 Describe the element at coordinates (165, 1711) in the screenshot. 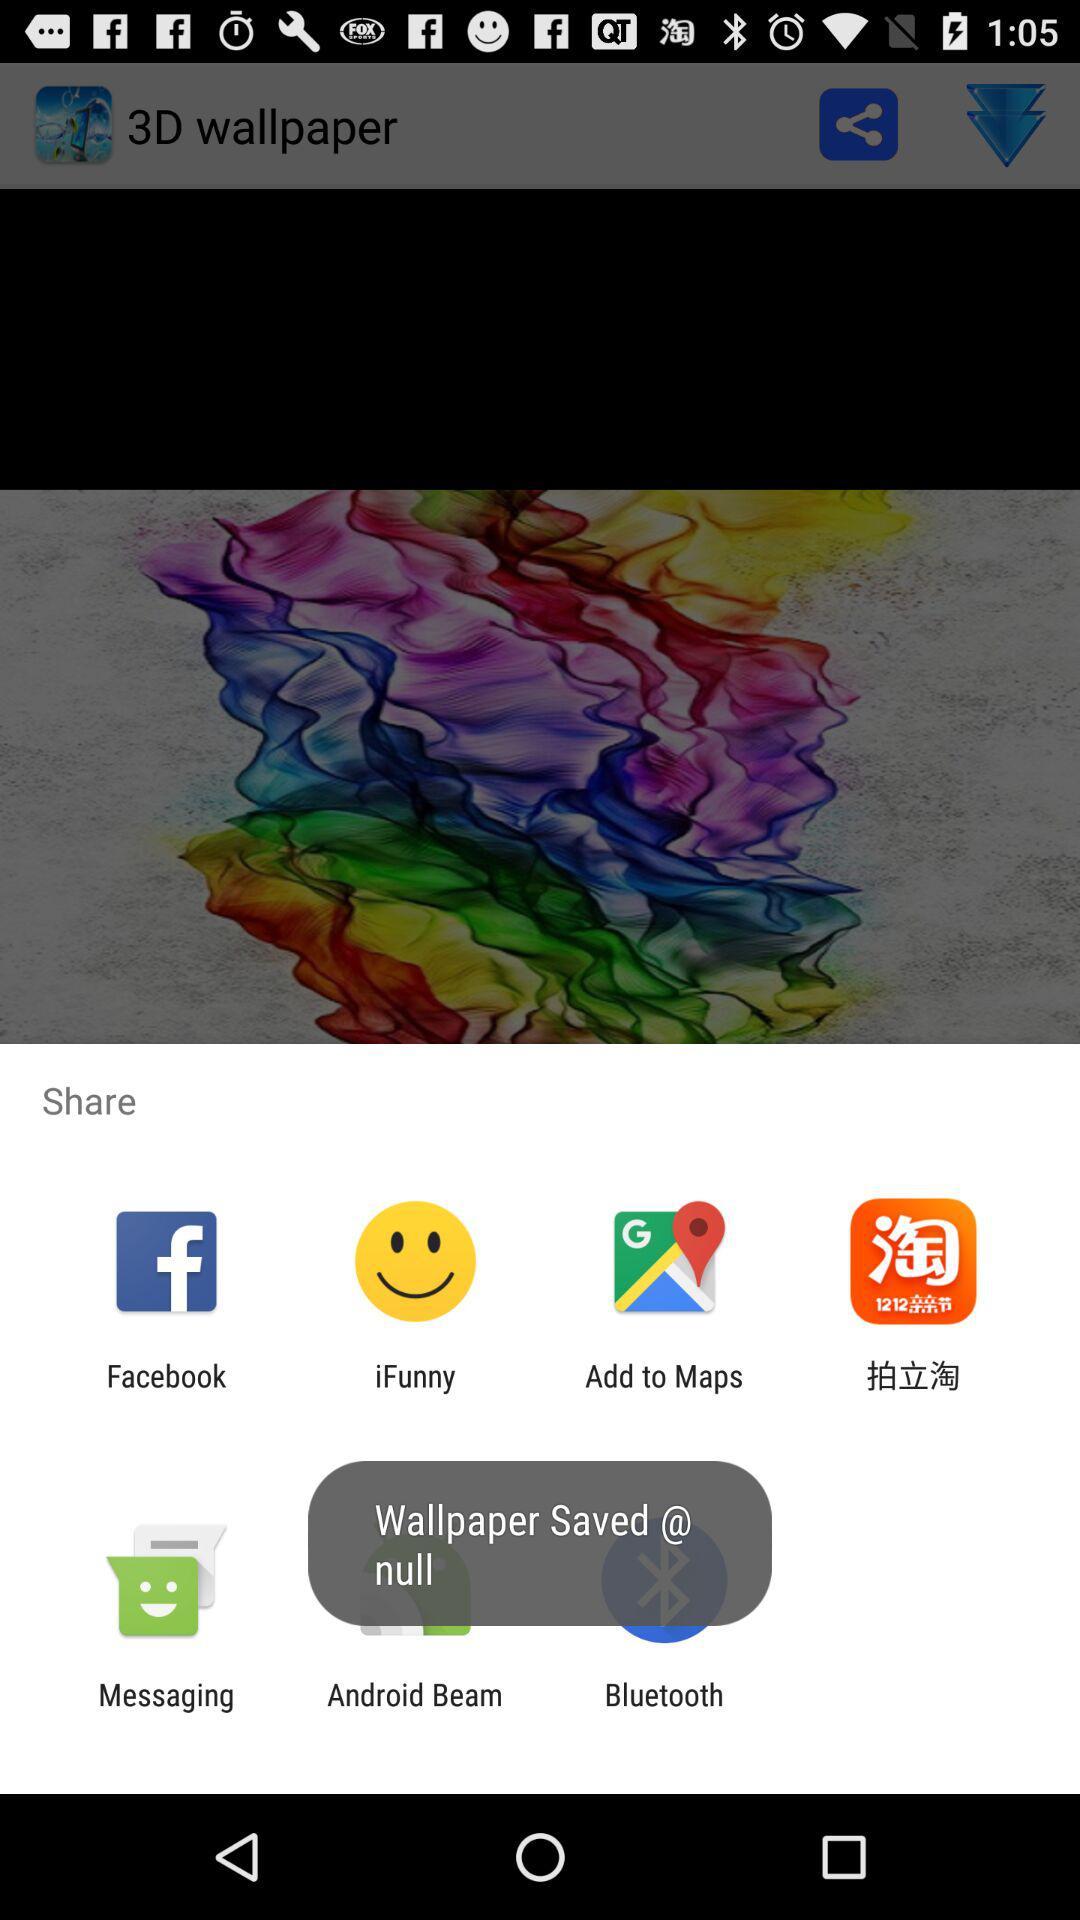

I see `messaging icon` at that location.